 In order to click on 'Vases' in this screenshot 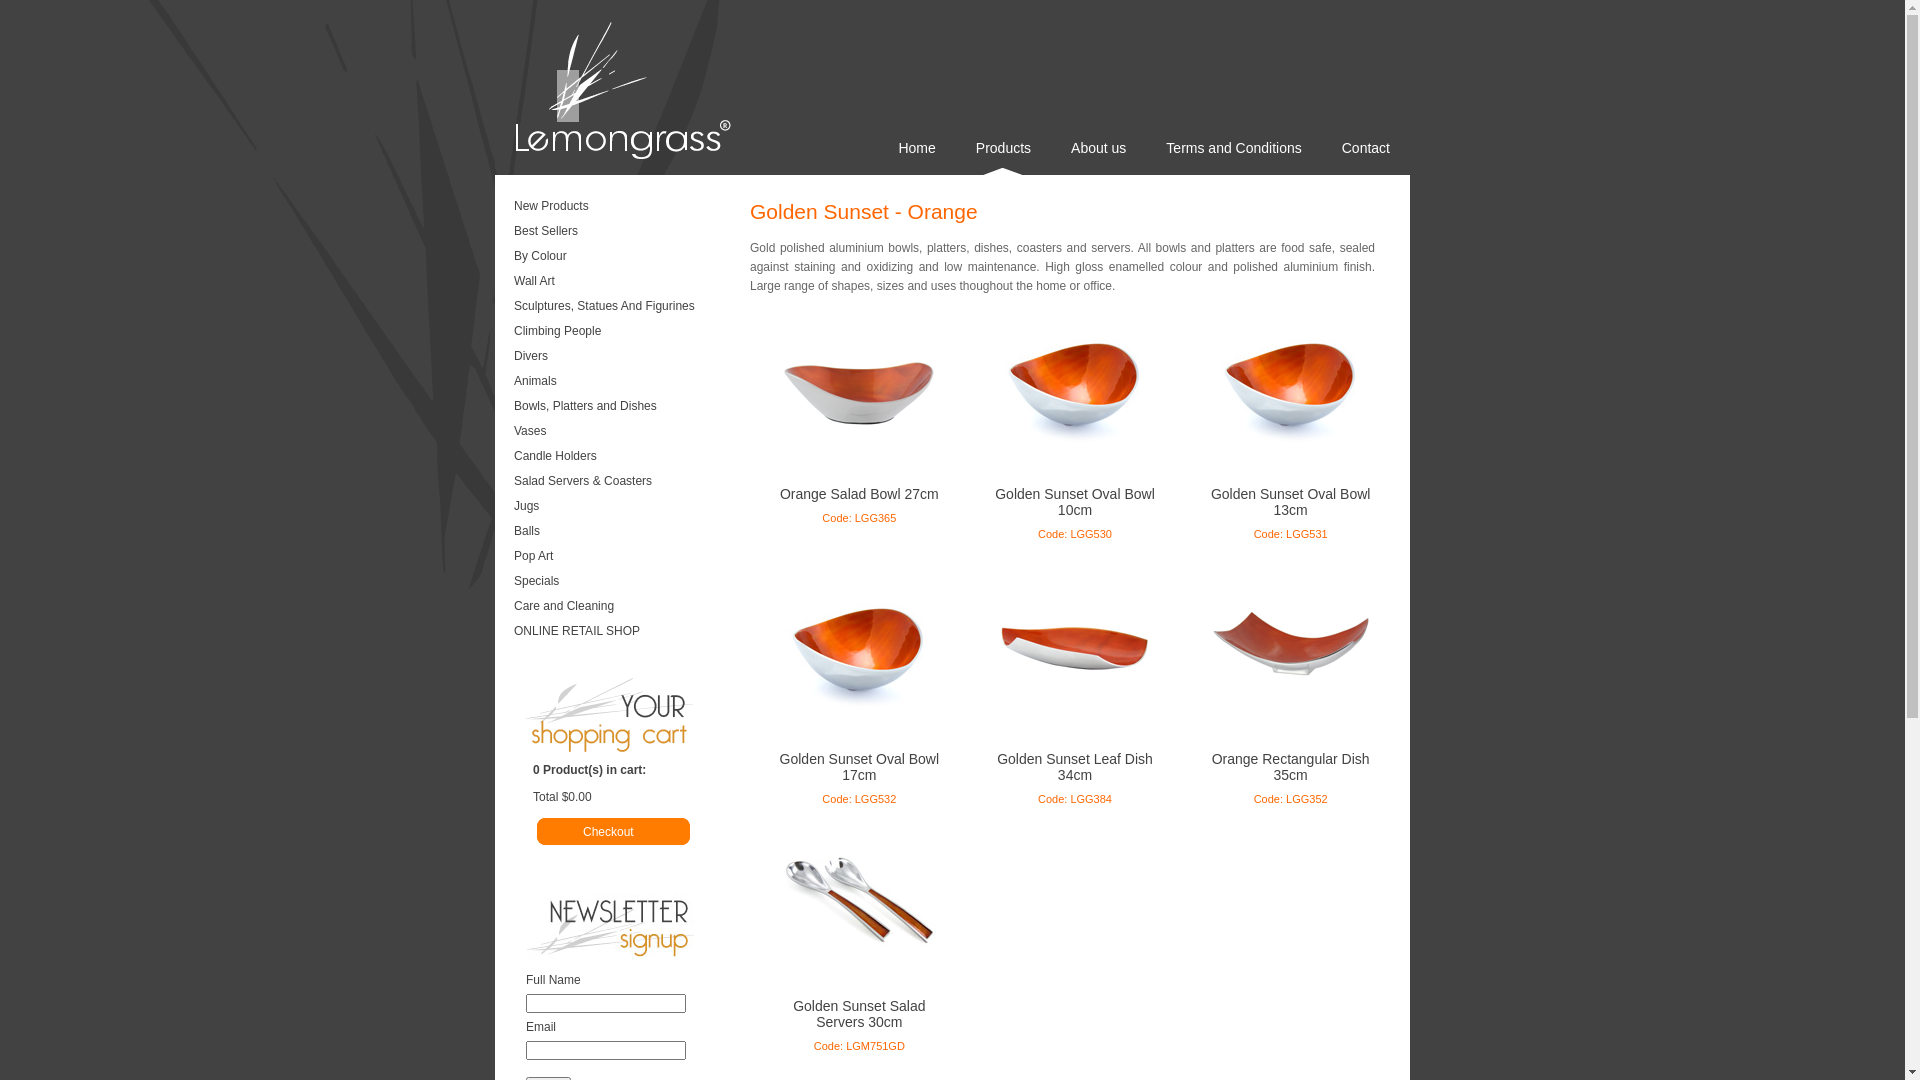, I will do `click(618, 431)`.